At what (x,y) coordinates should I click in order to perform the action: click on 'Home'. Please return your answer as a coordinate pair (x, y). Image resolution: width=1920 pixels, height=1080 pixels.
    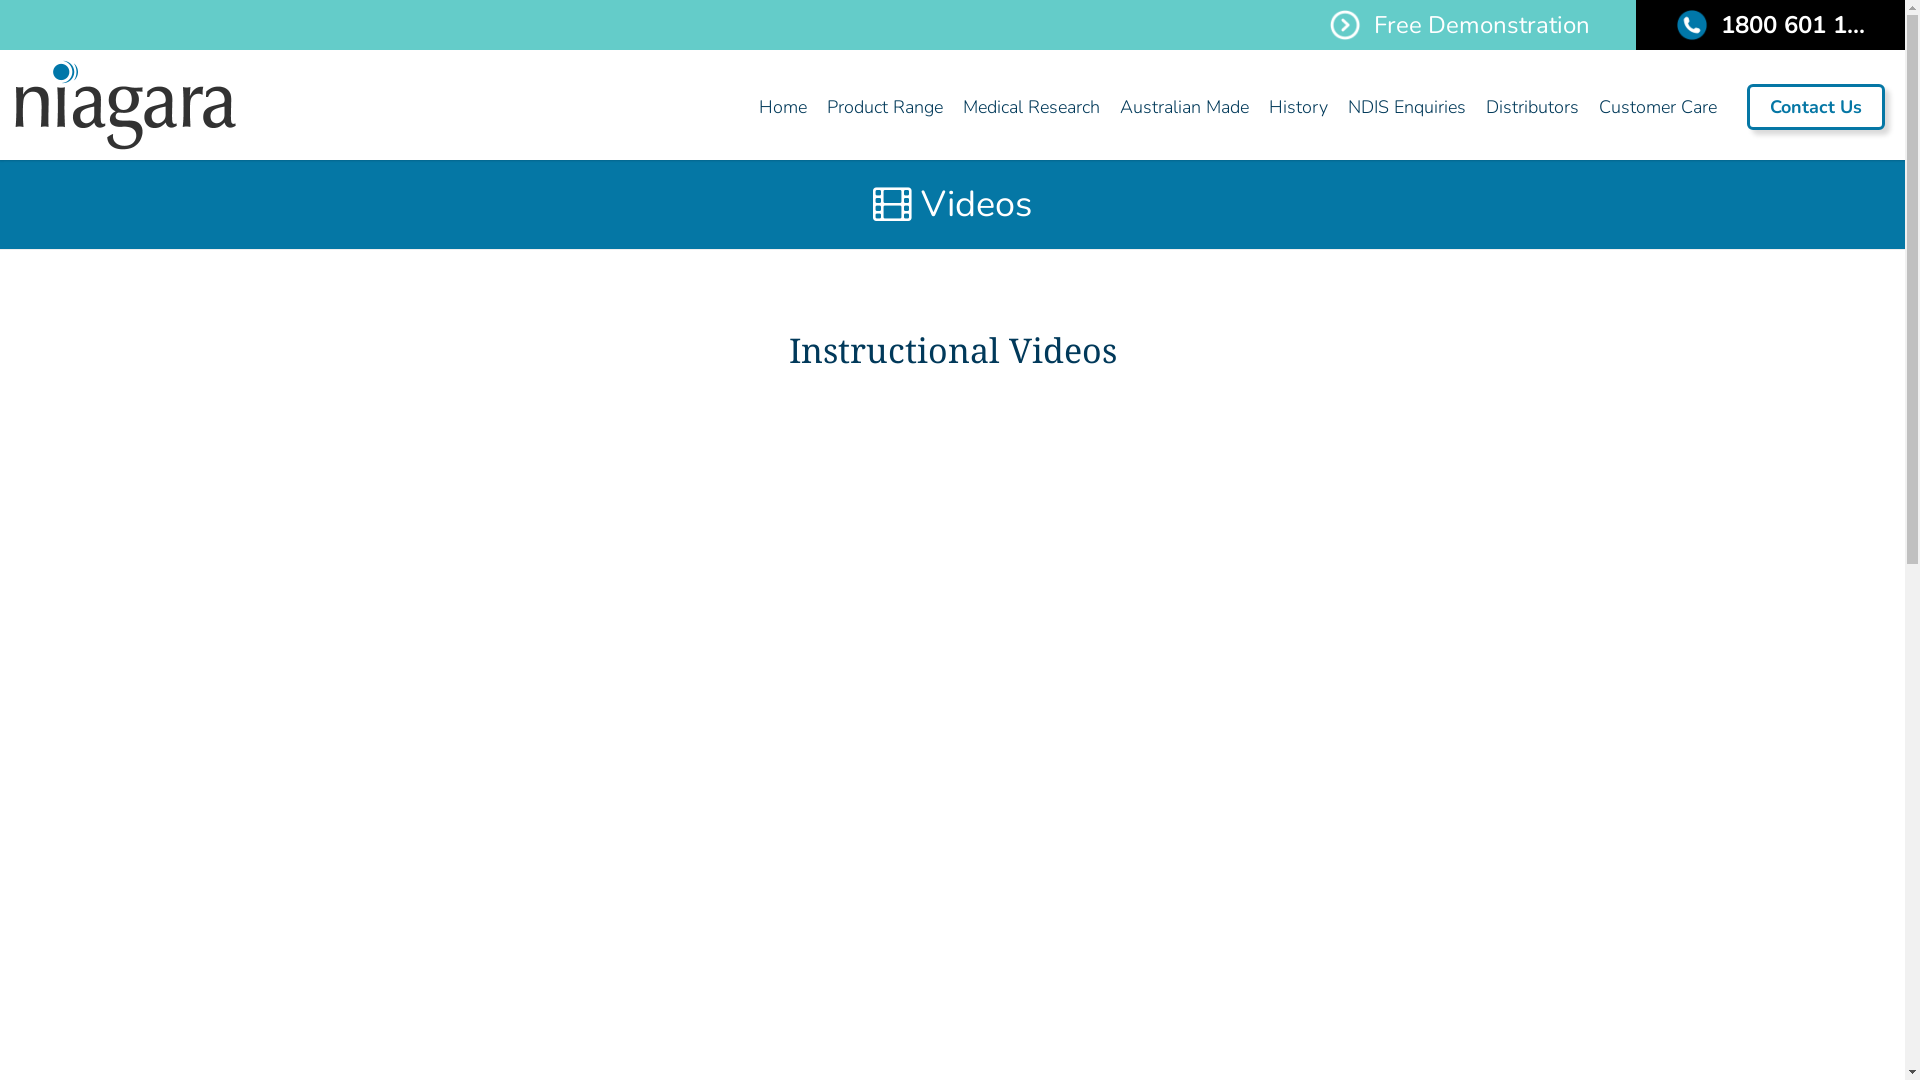
    Looking at the image, I should click on (781, 107).